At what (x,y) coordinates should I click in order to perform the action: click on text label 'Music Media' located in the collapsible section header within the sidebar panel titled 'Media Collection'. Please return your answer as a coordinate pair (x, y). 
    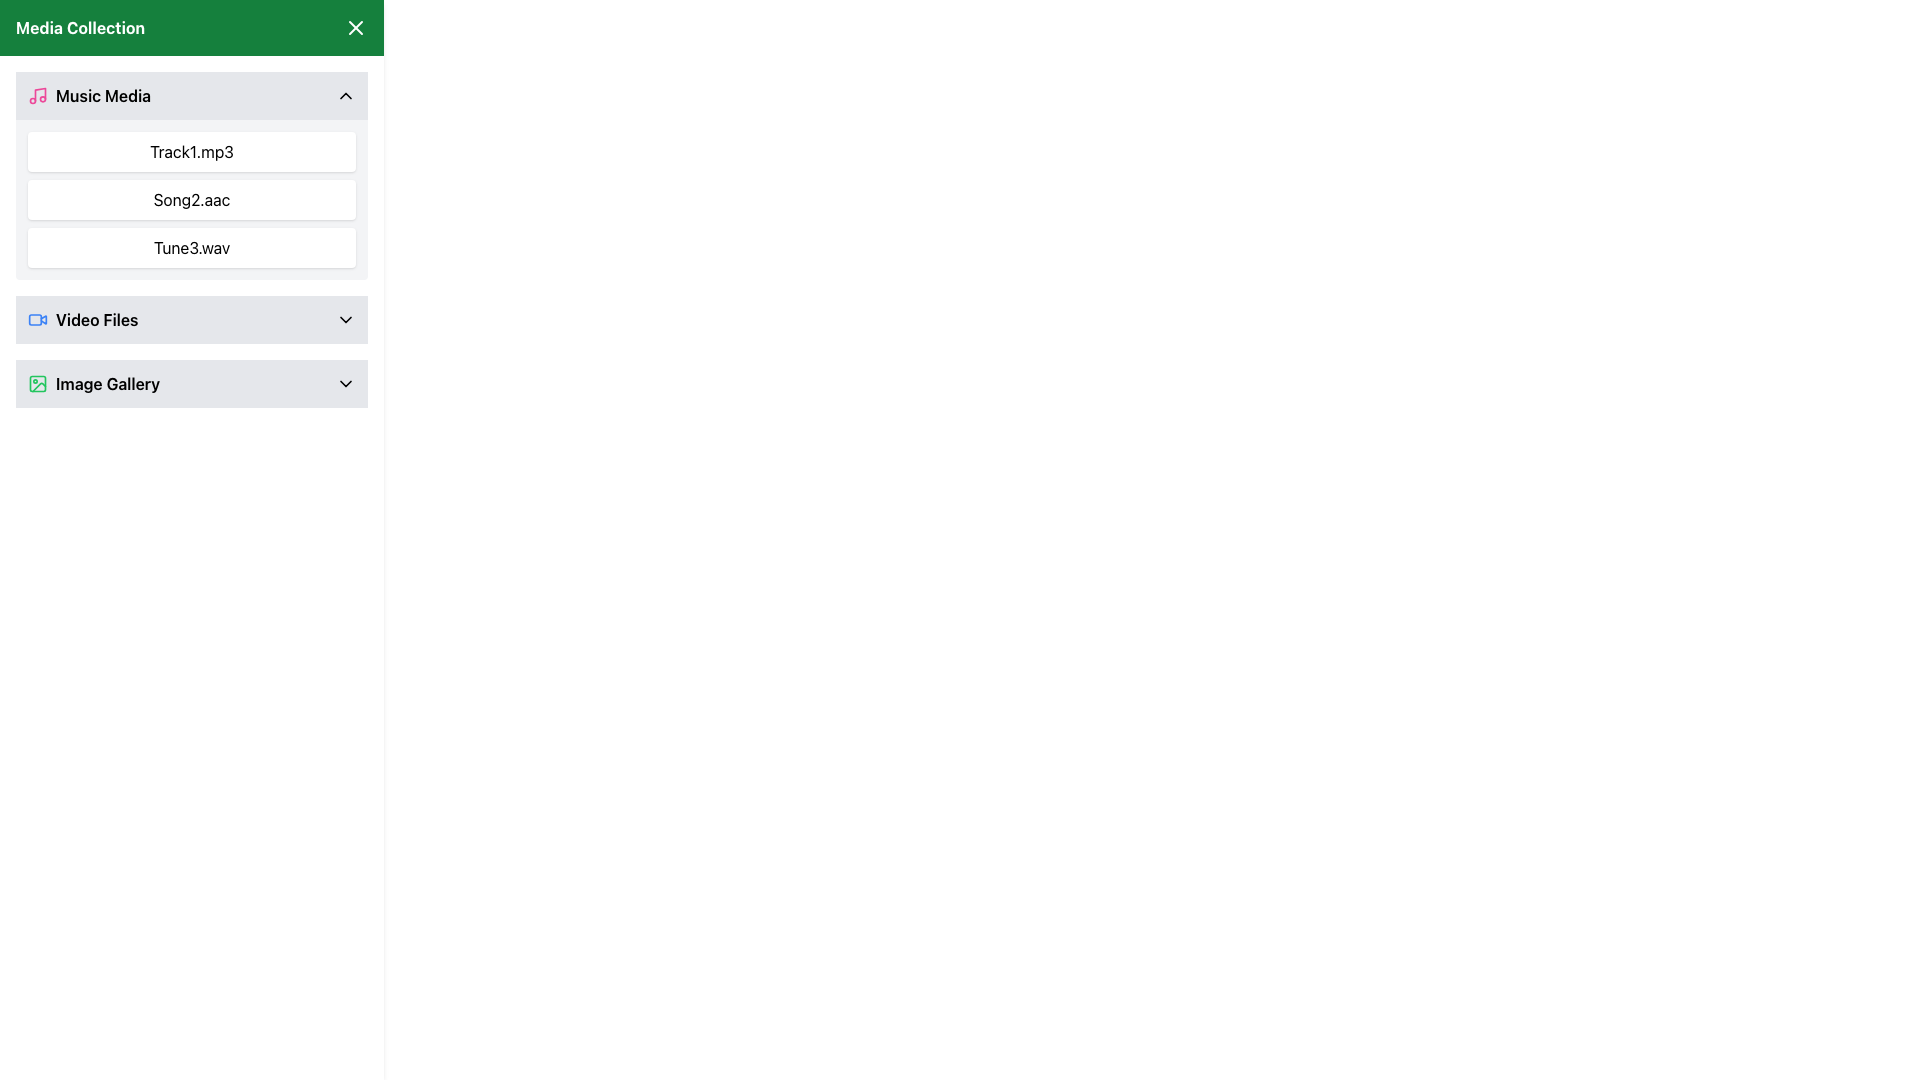
    Looking at the image, I should click on (102, 96).